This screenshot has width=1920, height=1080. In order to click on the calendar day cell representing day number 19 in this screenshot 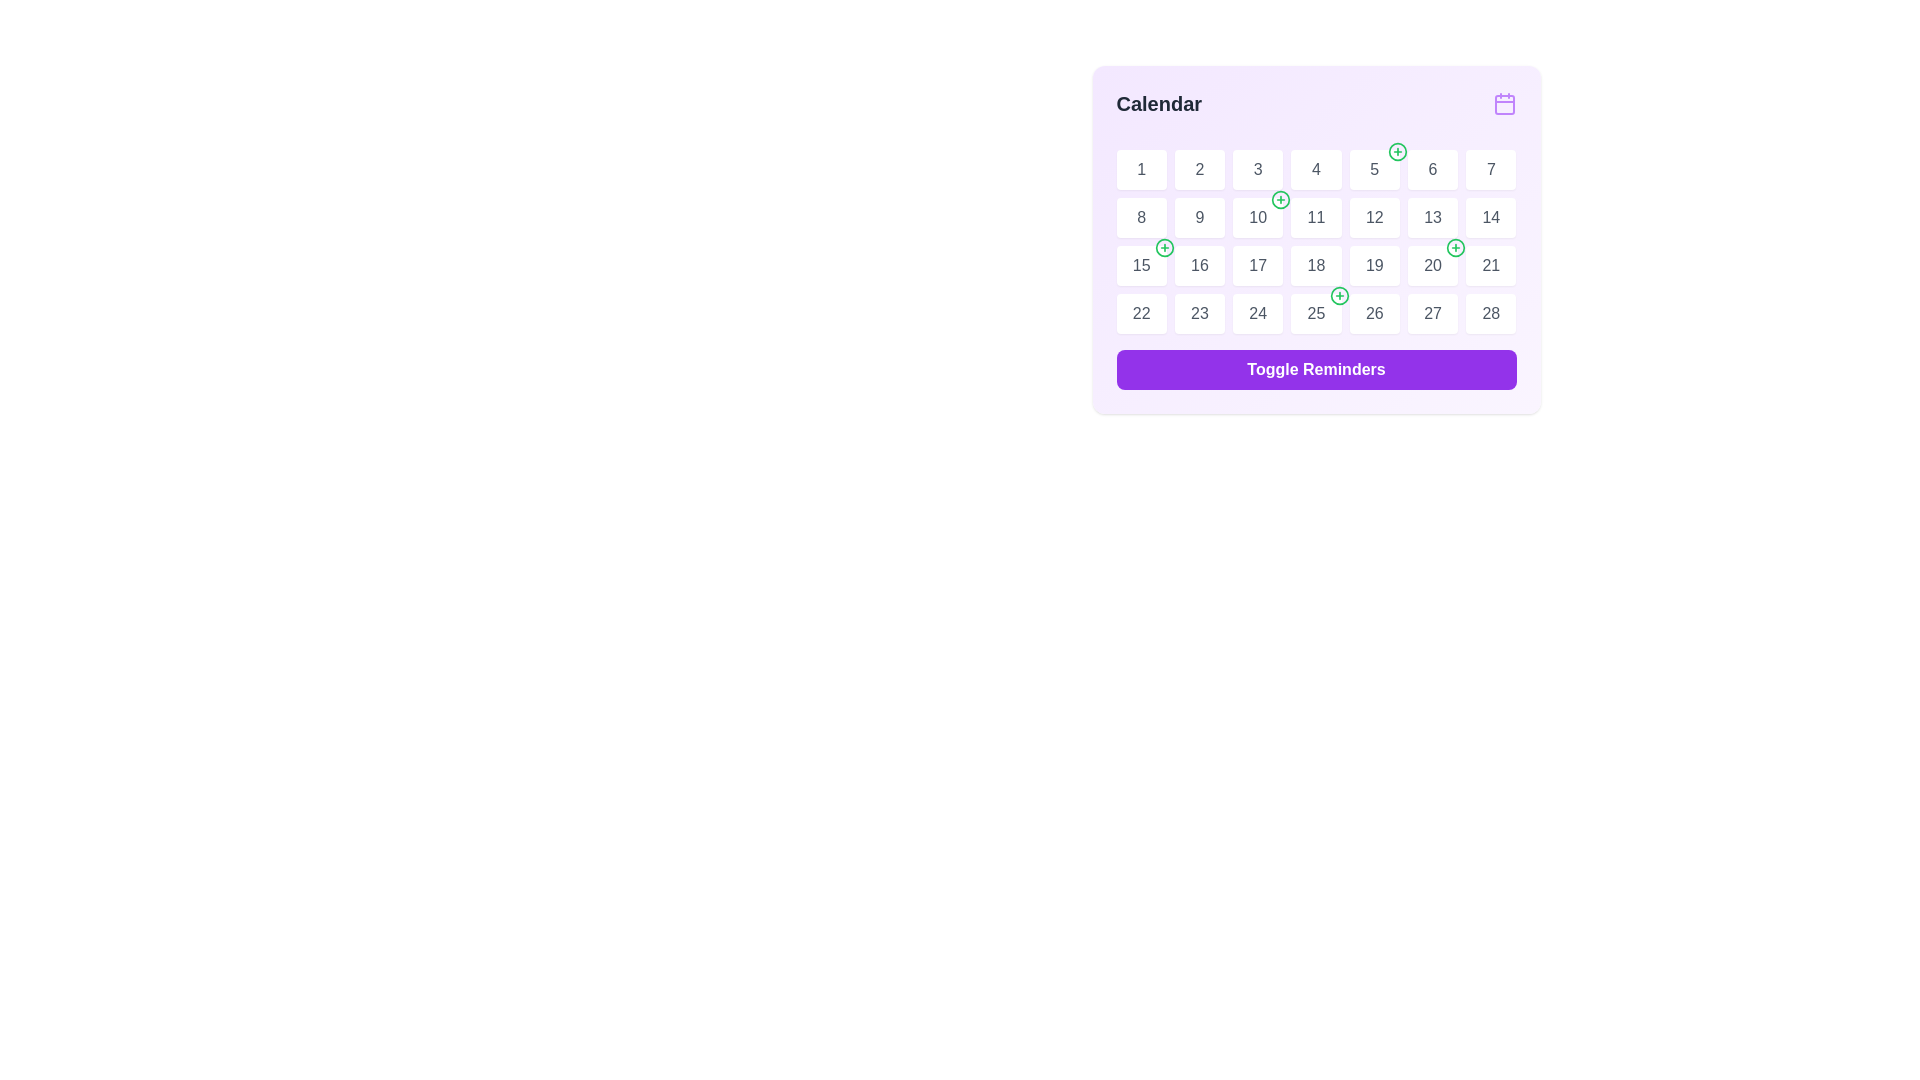, I will do `click(1373, 265)`.